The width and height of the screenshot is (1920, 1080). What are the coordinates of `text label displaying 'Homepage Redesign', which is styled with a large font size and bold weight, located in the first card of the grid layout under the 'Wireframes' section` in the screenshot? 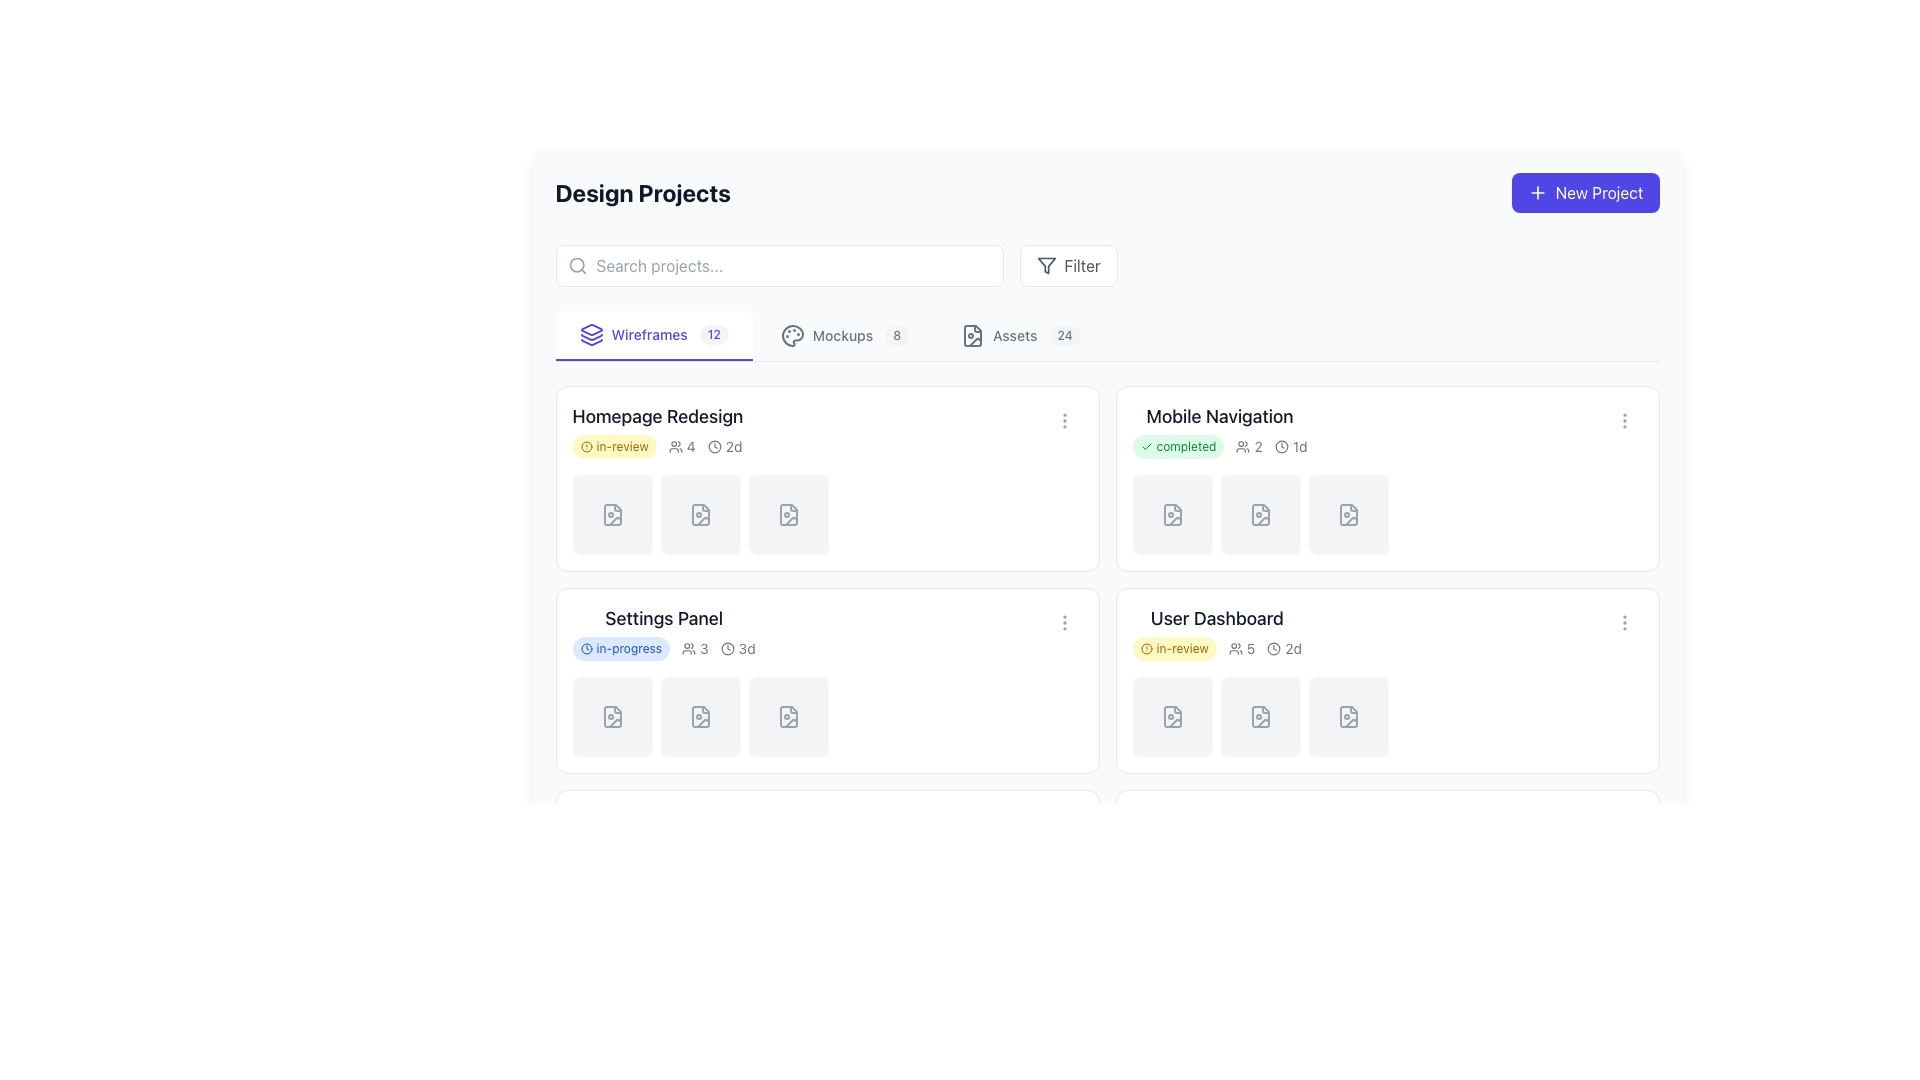 It's located at (657, 415).